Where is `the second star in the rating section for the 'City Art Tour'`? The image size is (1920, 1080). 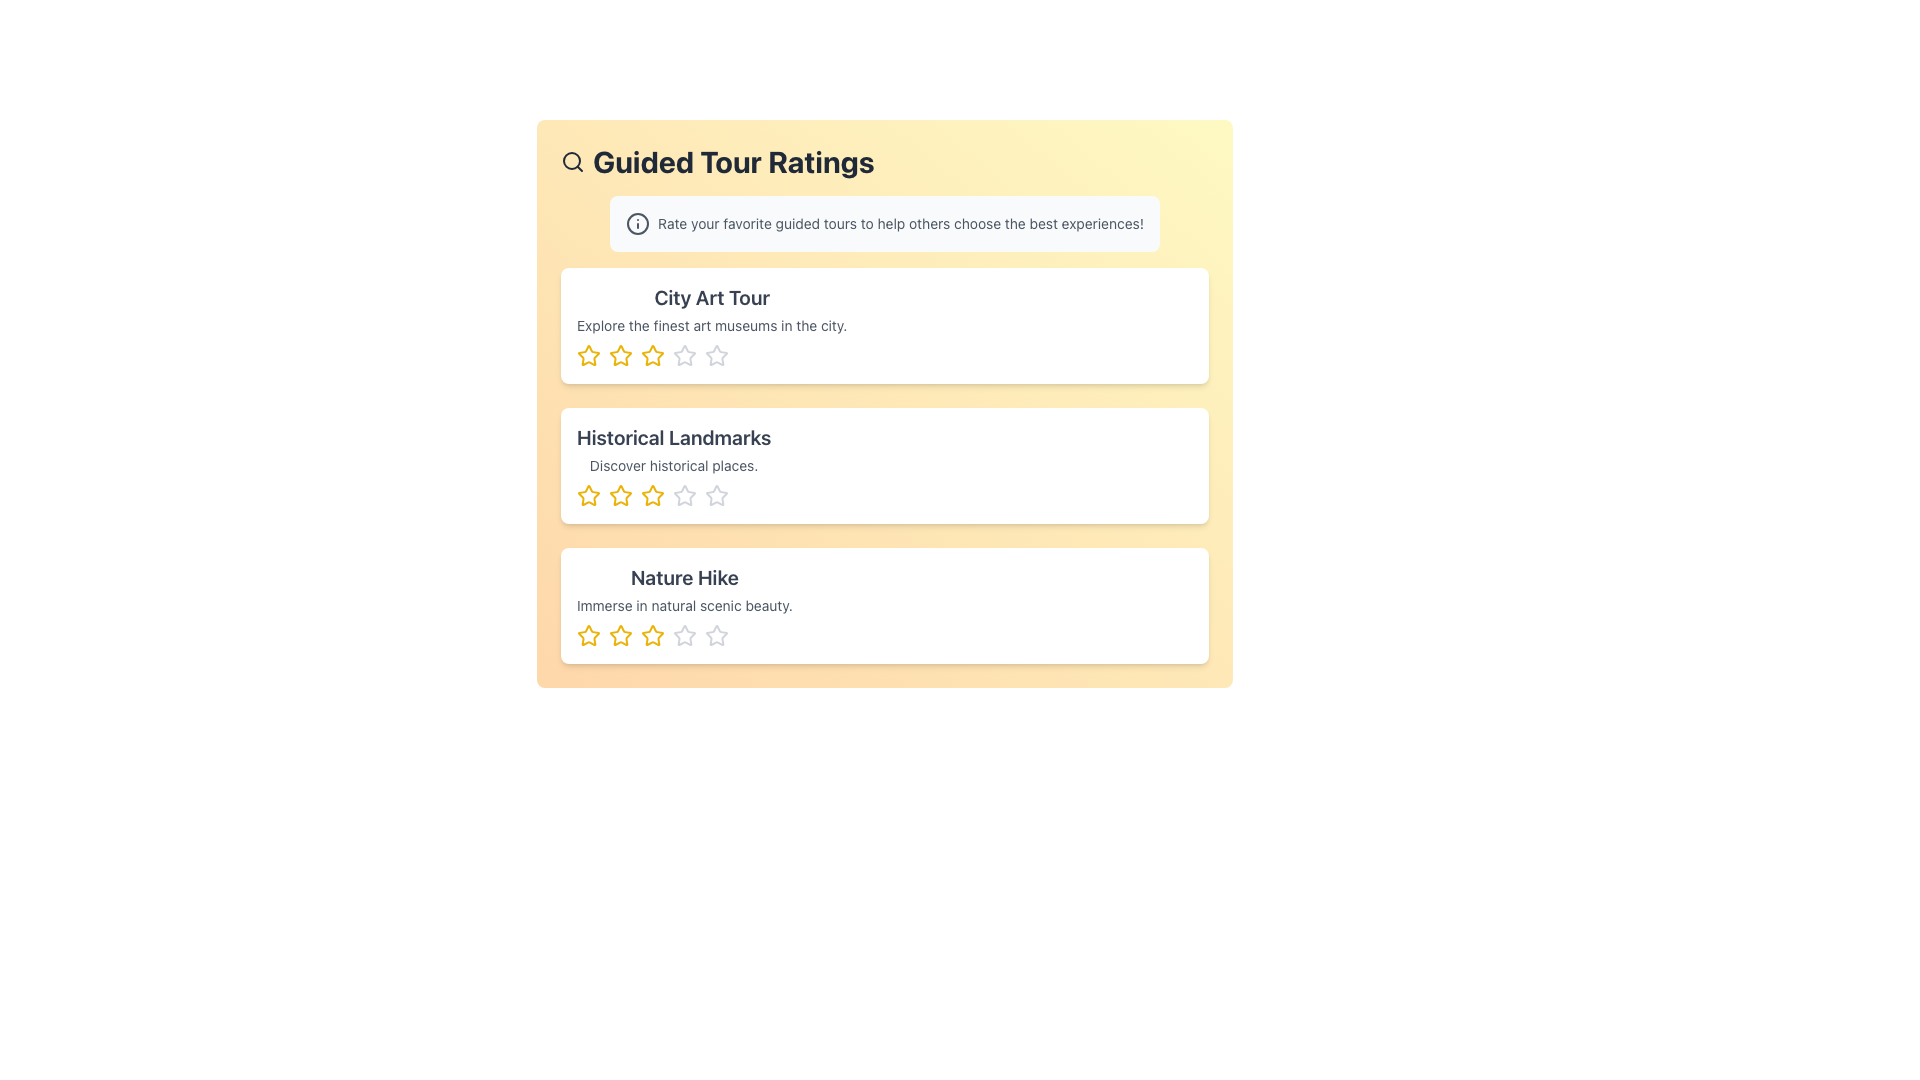
the second star in the rating section for the 'City Art Tour' is located at coordinates (619, 354).